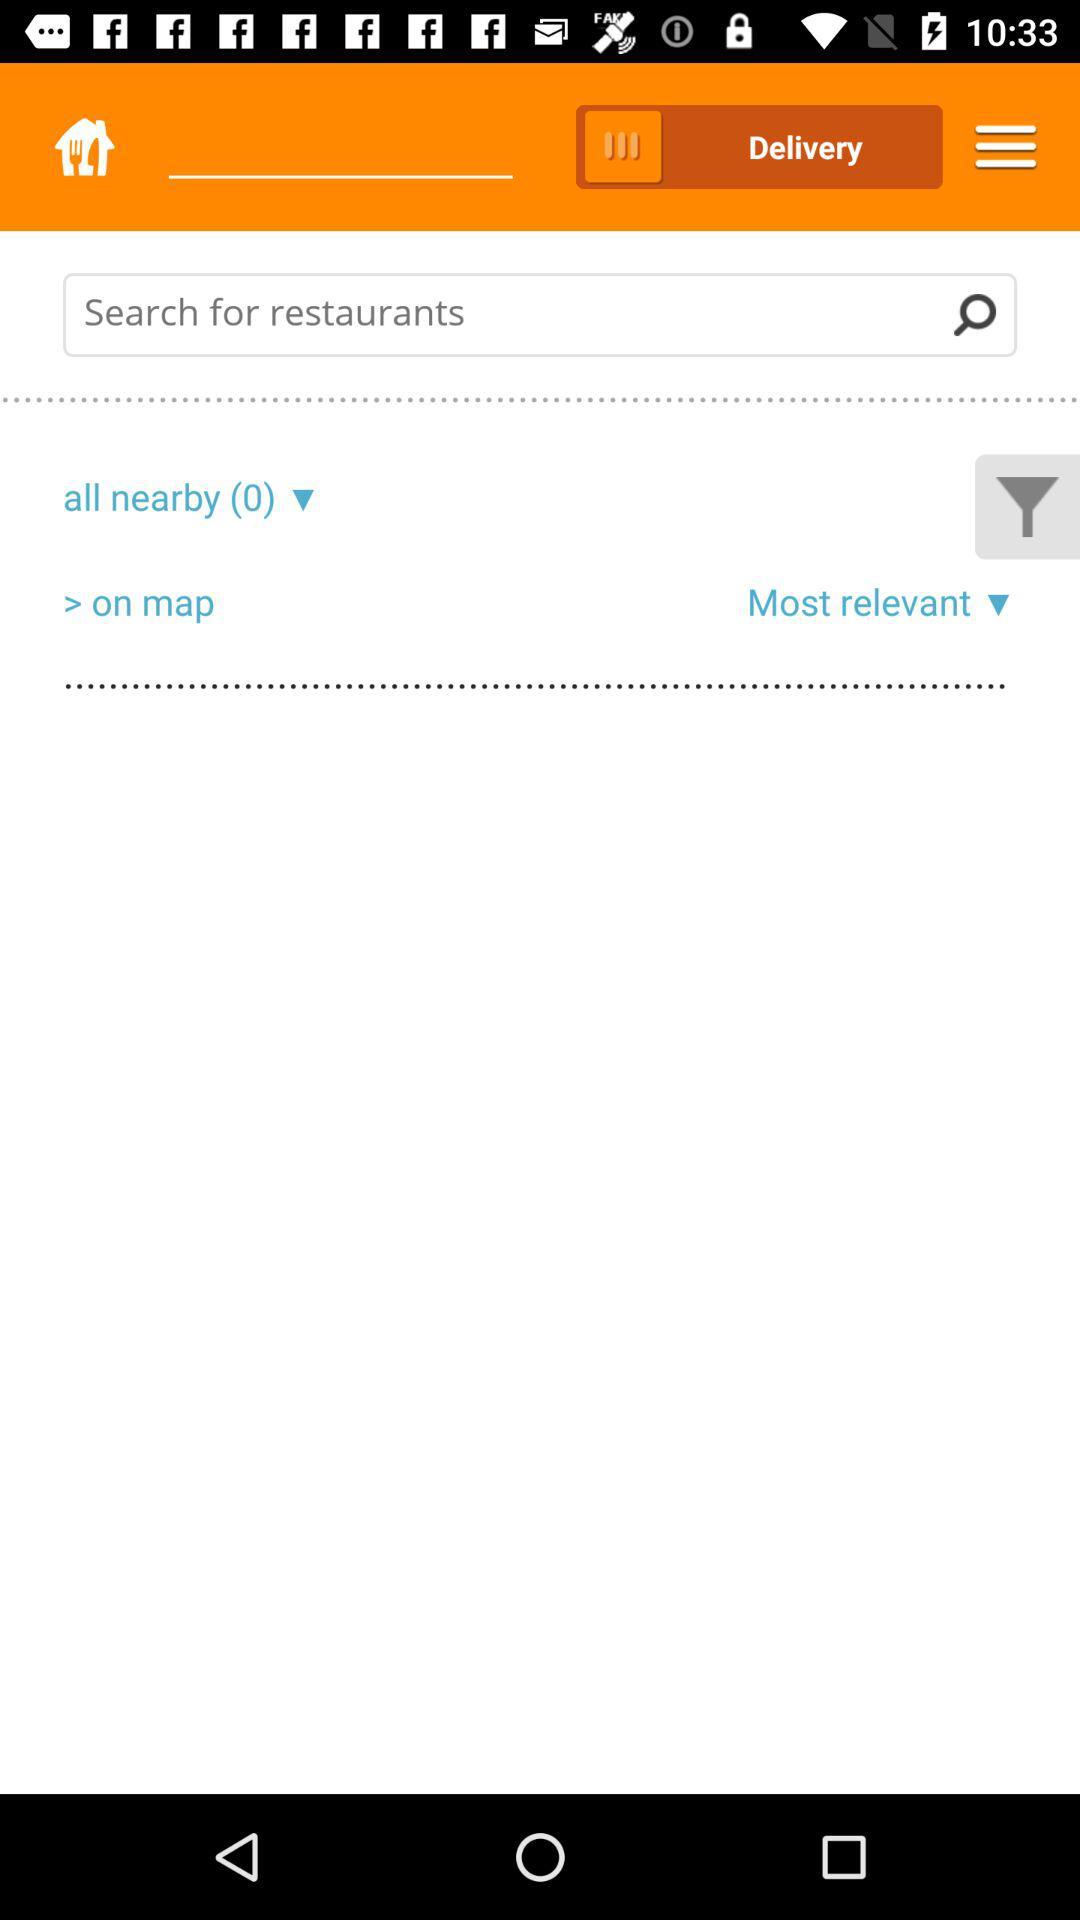 The width and height of the screenshot is (1080, 1920). I want to click on item above .................................................................................................................................................................................................................................................................................................................................................................................................................................................................................................... item, so click(298, 496).